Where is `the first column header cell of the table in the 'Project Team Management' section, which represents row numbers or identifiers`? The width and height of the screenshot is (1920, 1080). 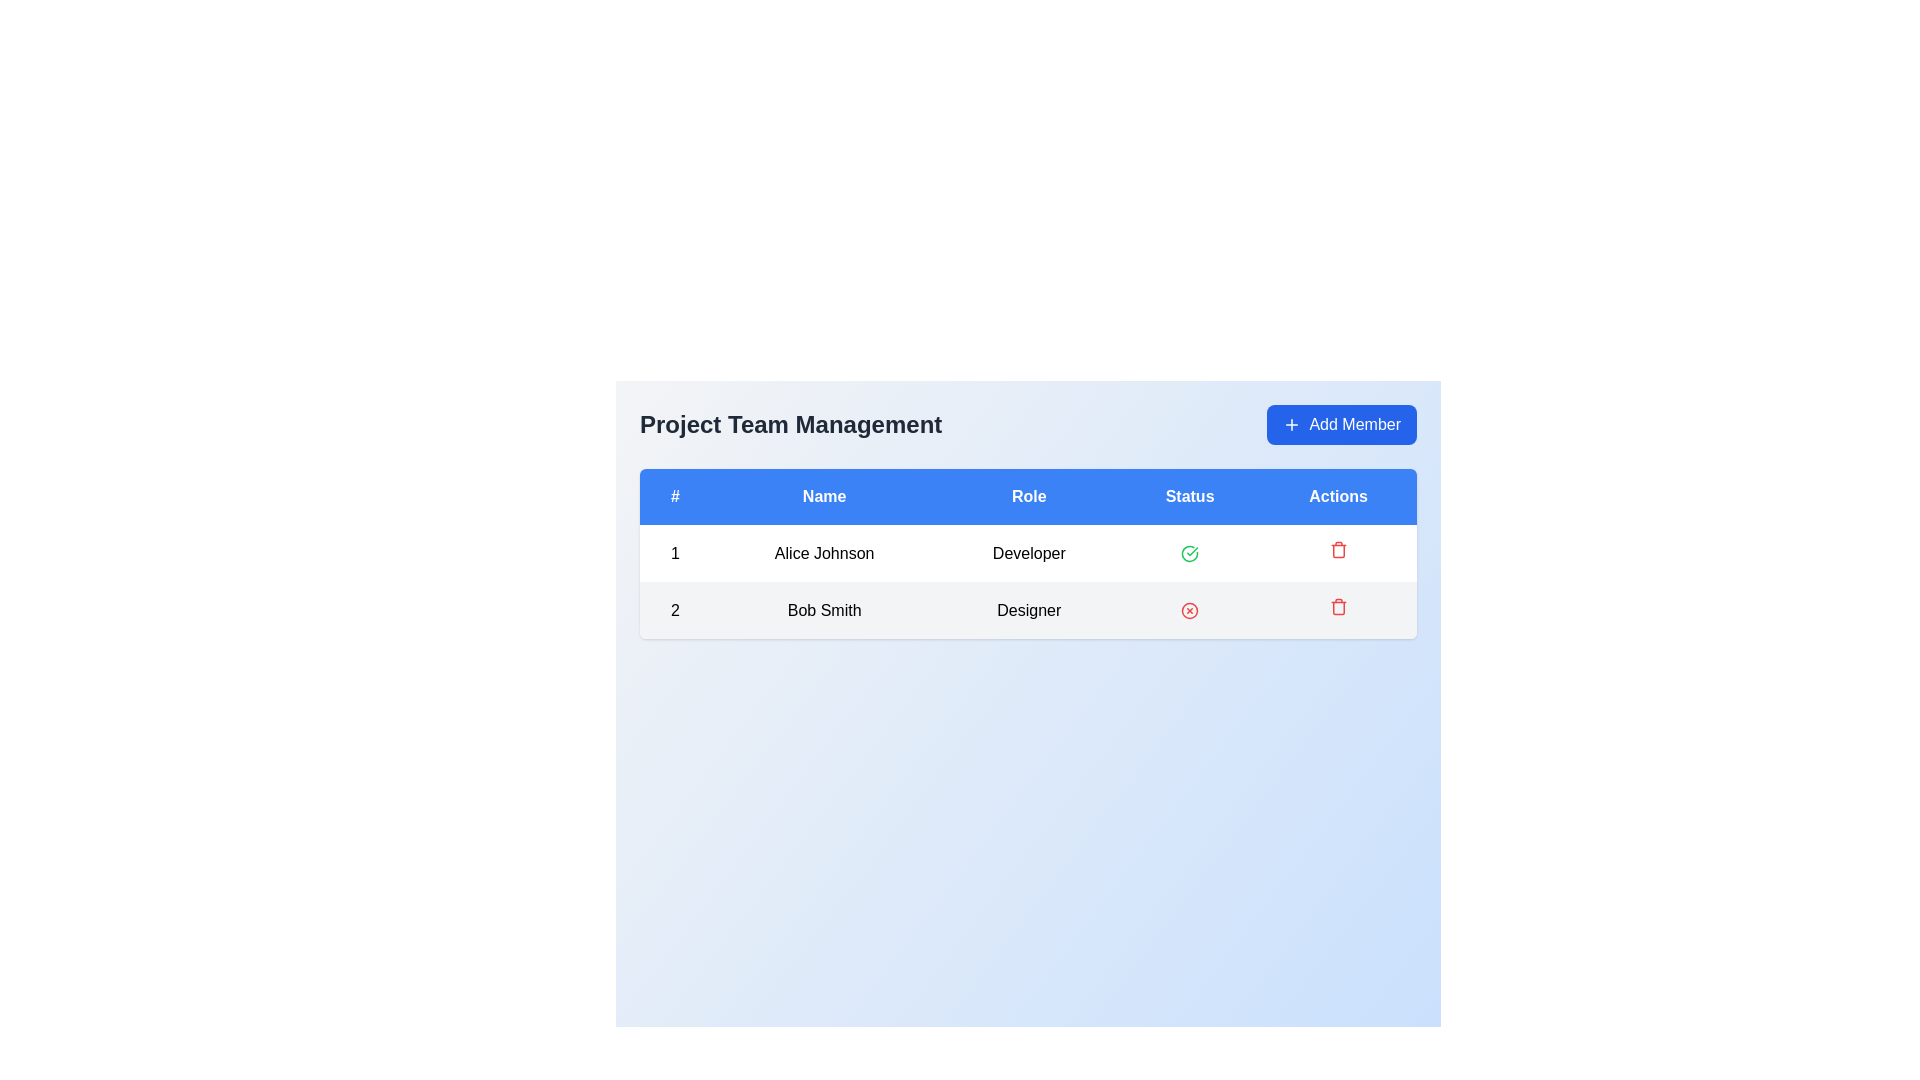
the first column header cell of the table in the 'Project Team Management' section, which represents row numbers or identifiers is located at coordinates (675, 496).